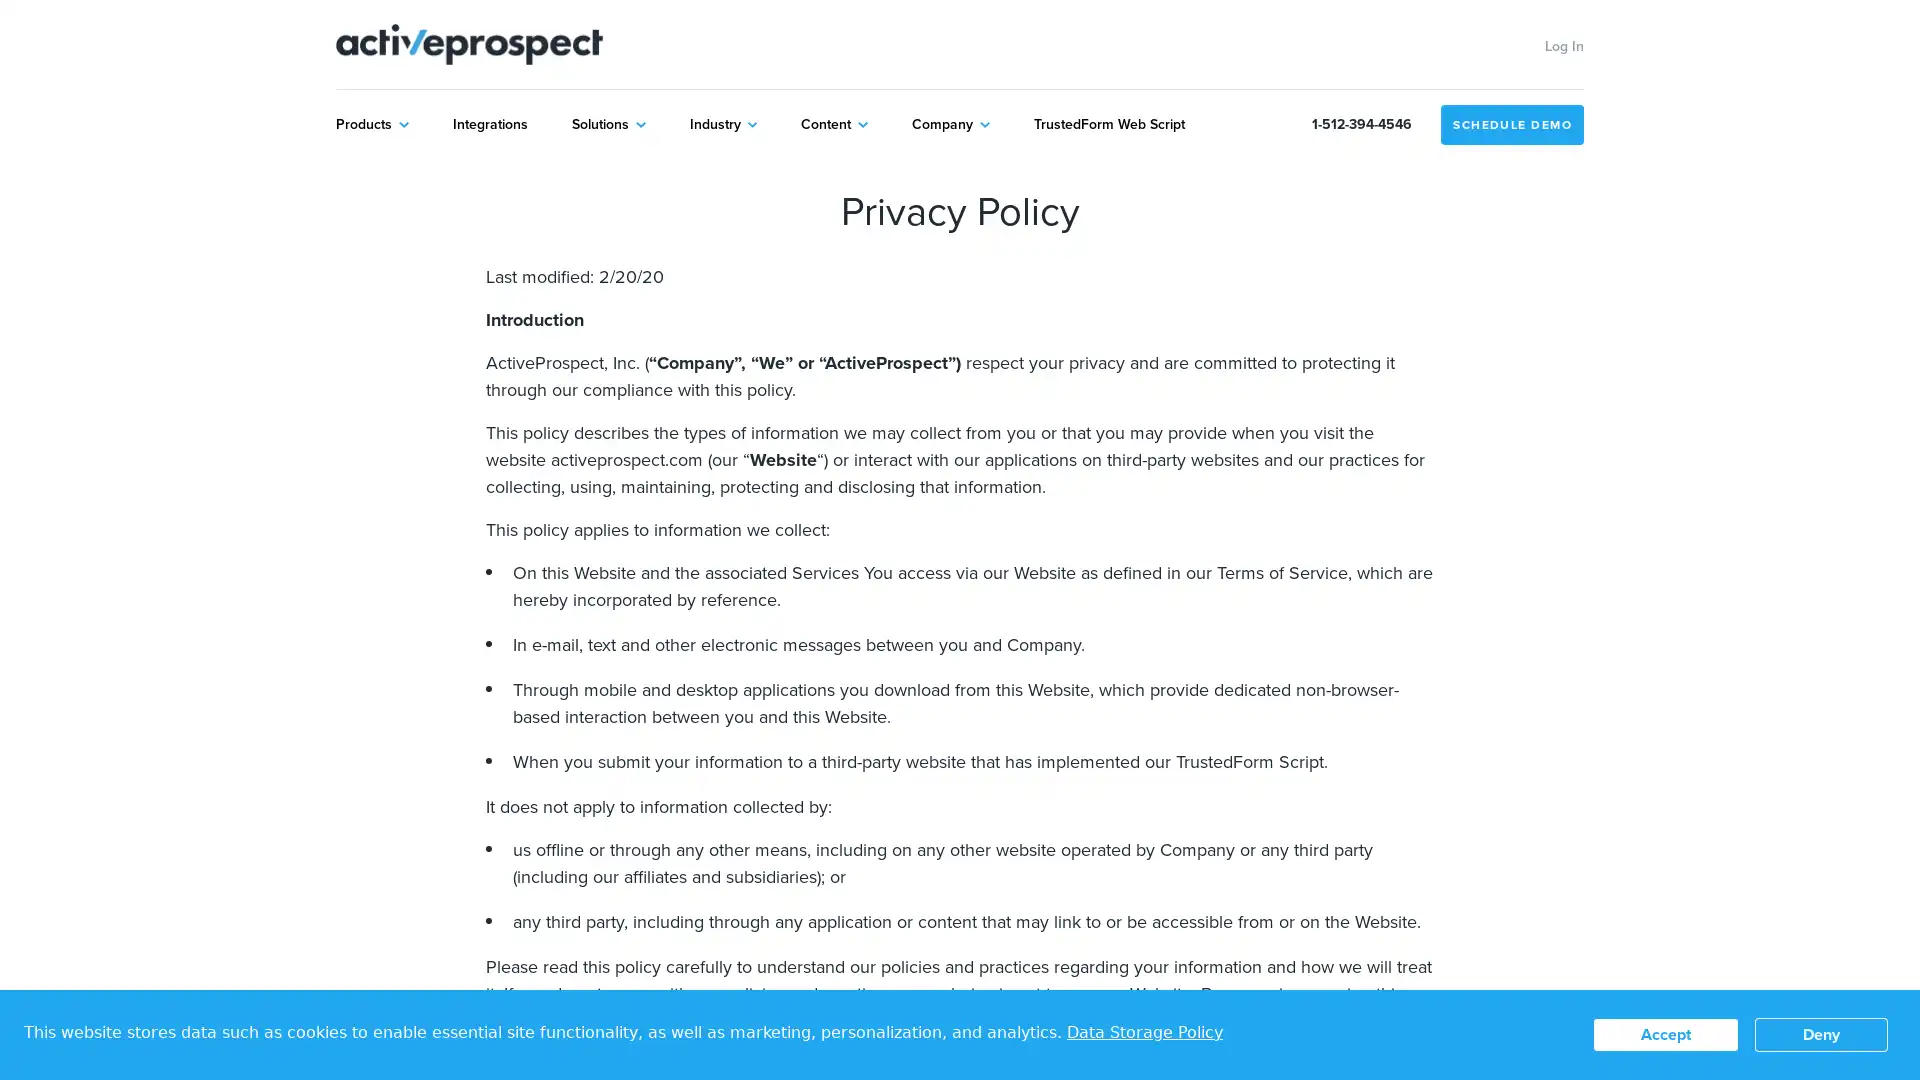 The width and height of the screenshot is (1920, 1080). Describe the element at coordinates (1665, 1034) in the screenshot. I see `Accept` at that location.